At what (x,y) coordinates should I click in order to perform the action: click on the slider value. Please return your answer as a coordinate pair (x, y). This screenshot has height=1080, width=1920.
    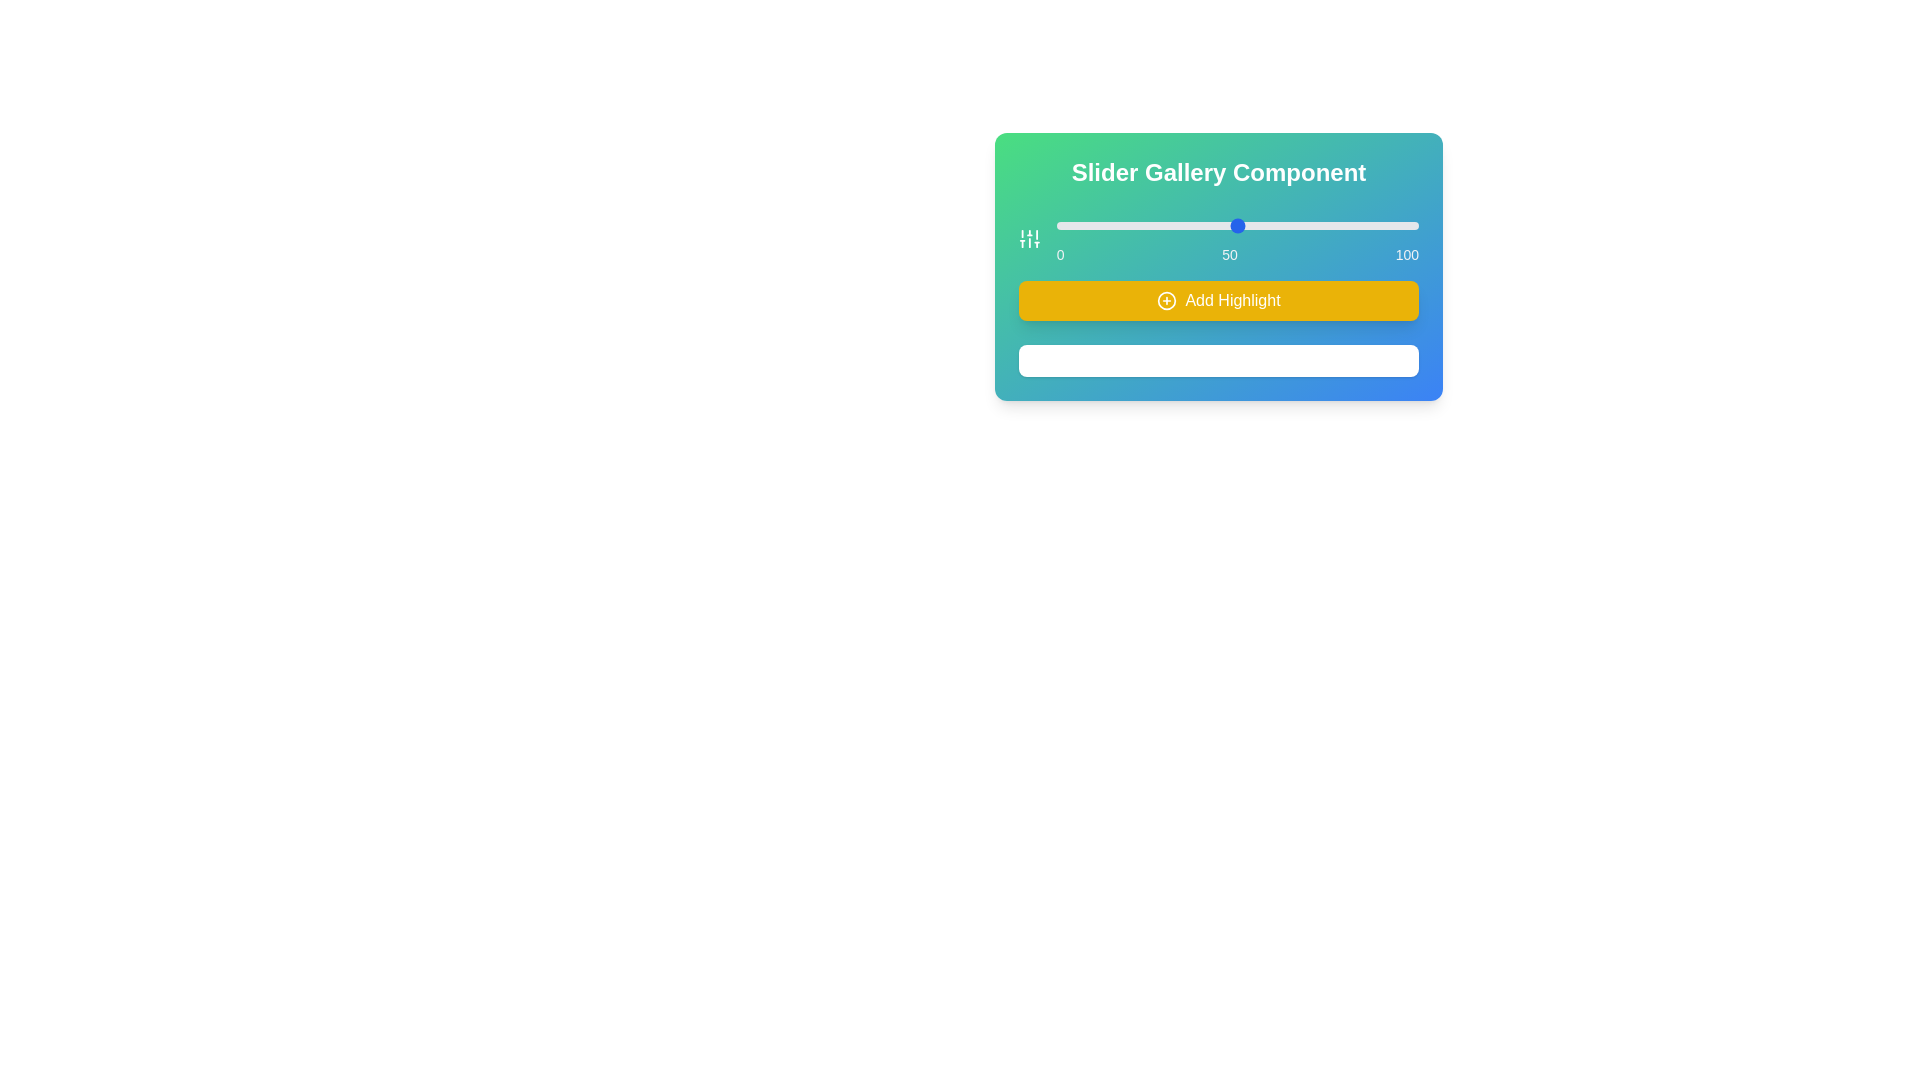
    Looking at the image, I should click on (1306, 225).